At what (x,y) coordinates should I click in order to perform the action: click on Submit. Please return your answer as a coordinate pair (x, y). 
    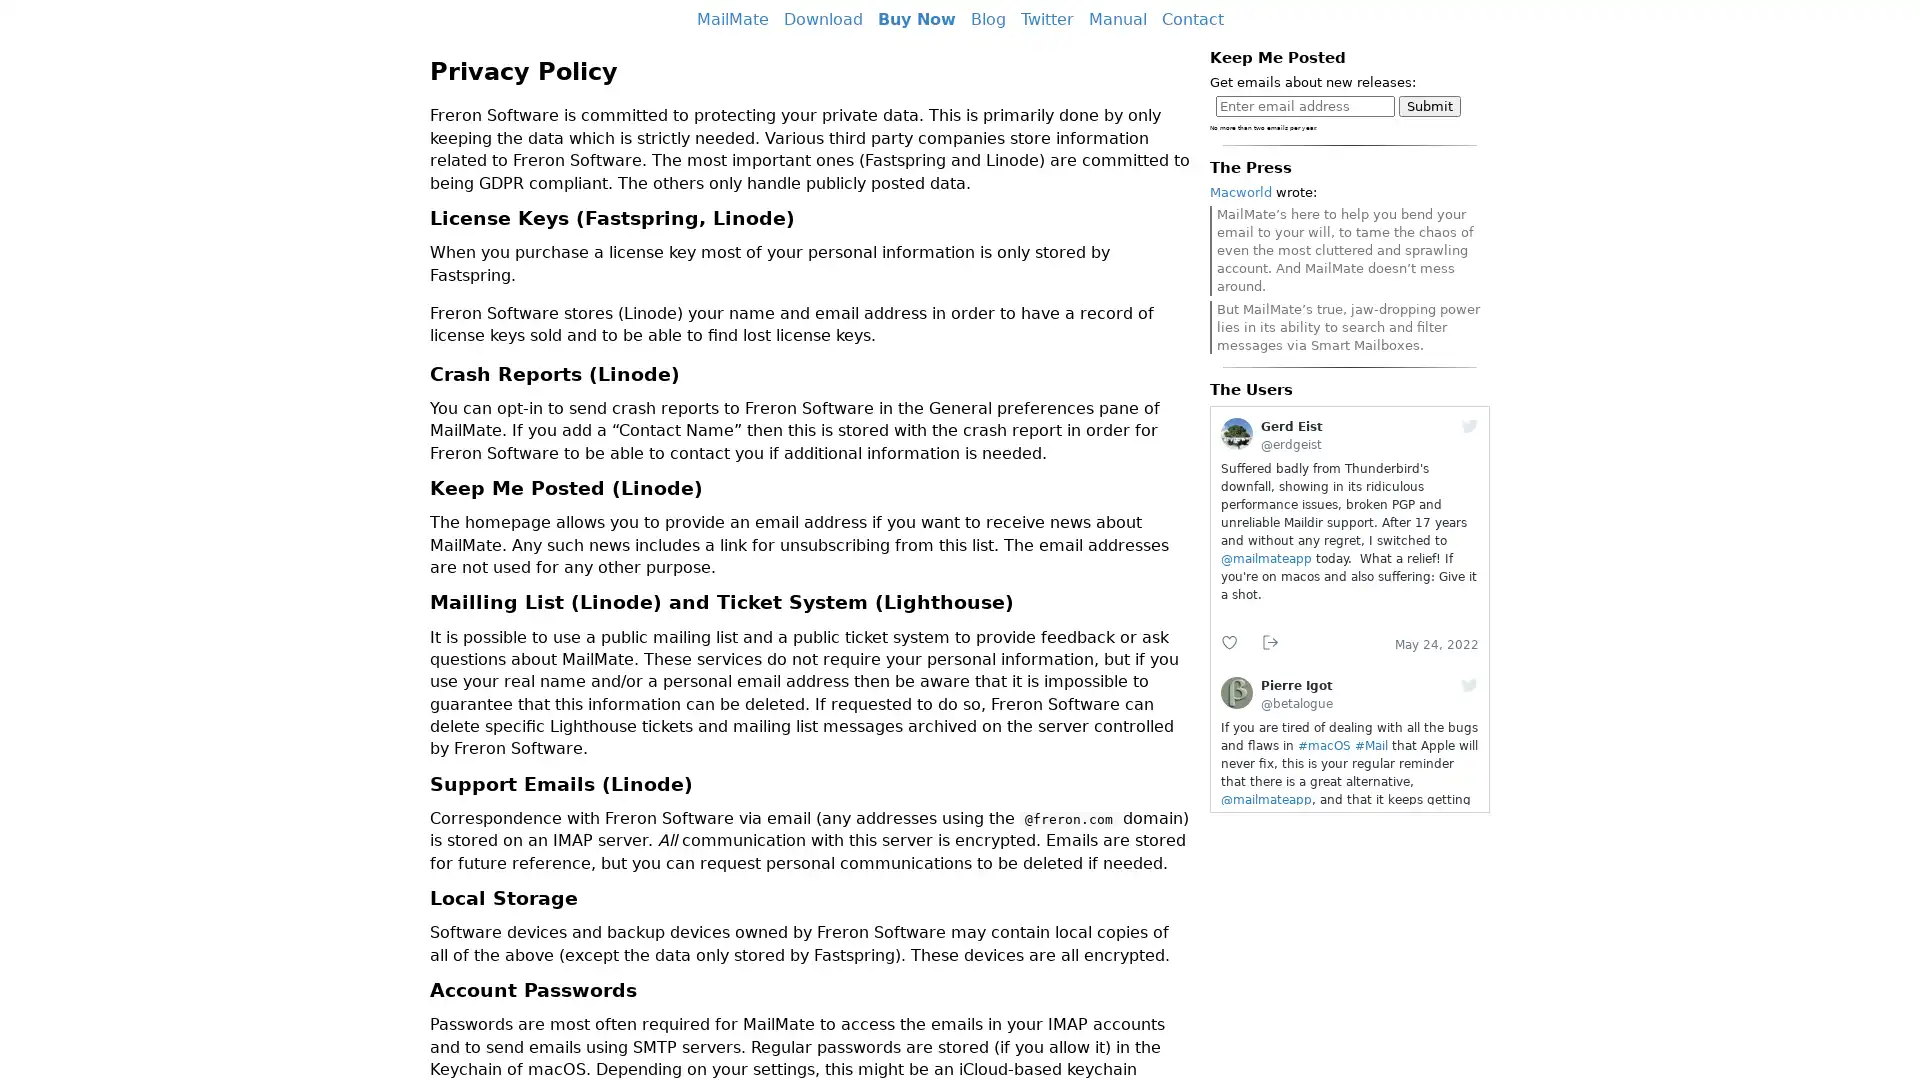
    Looking at the image, I should click on (1429, 106).